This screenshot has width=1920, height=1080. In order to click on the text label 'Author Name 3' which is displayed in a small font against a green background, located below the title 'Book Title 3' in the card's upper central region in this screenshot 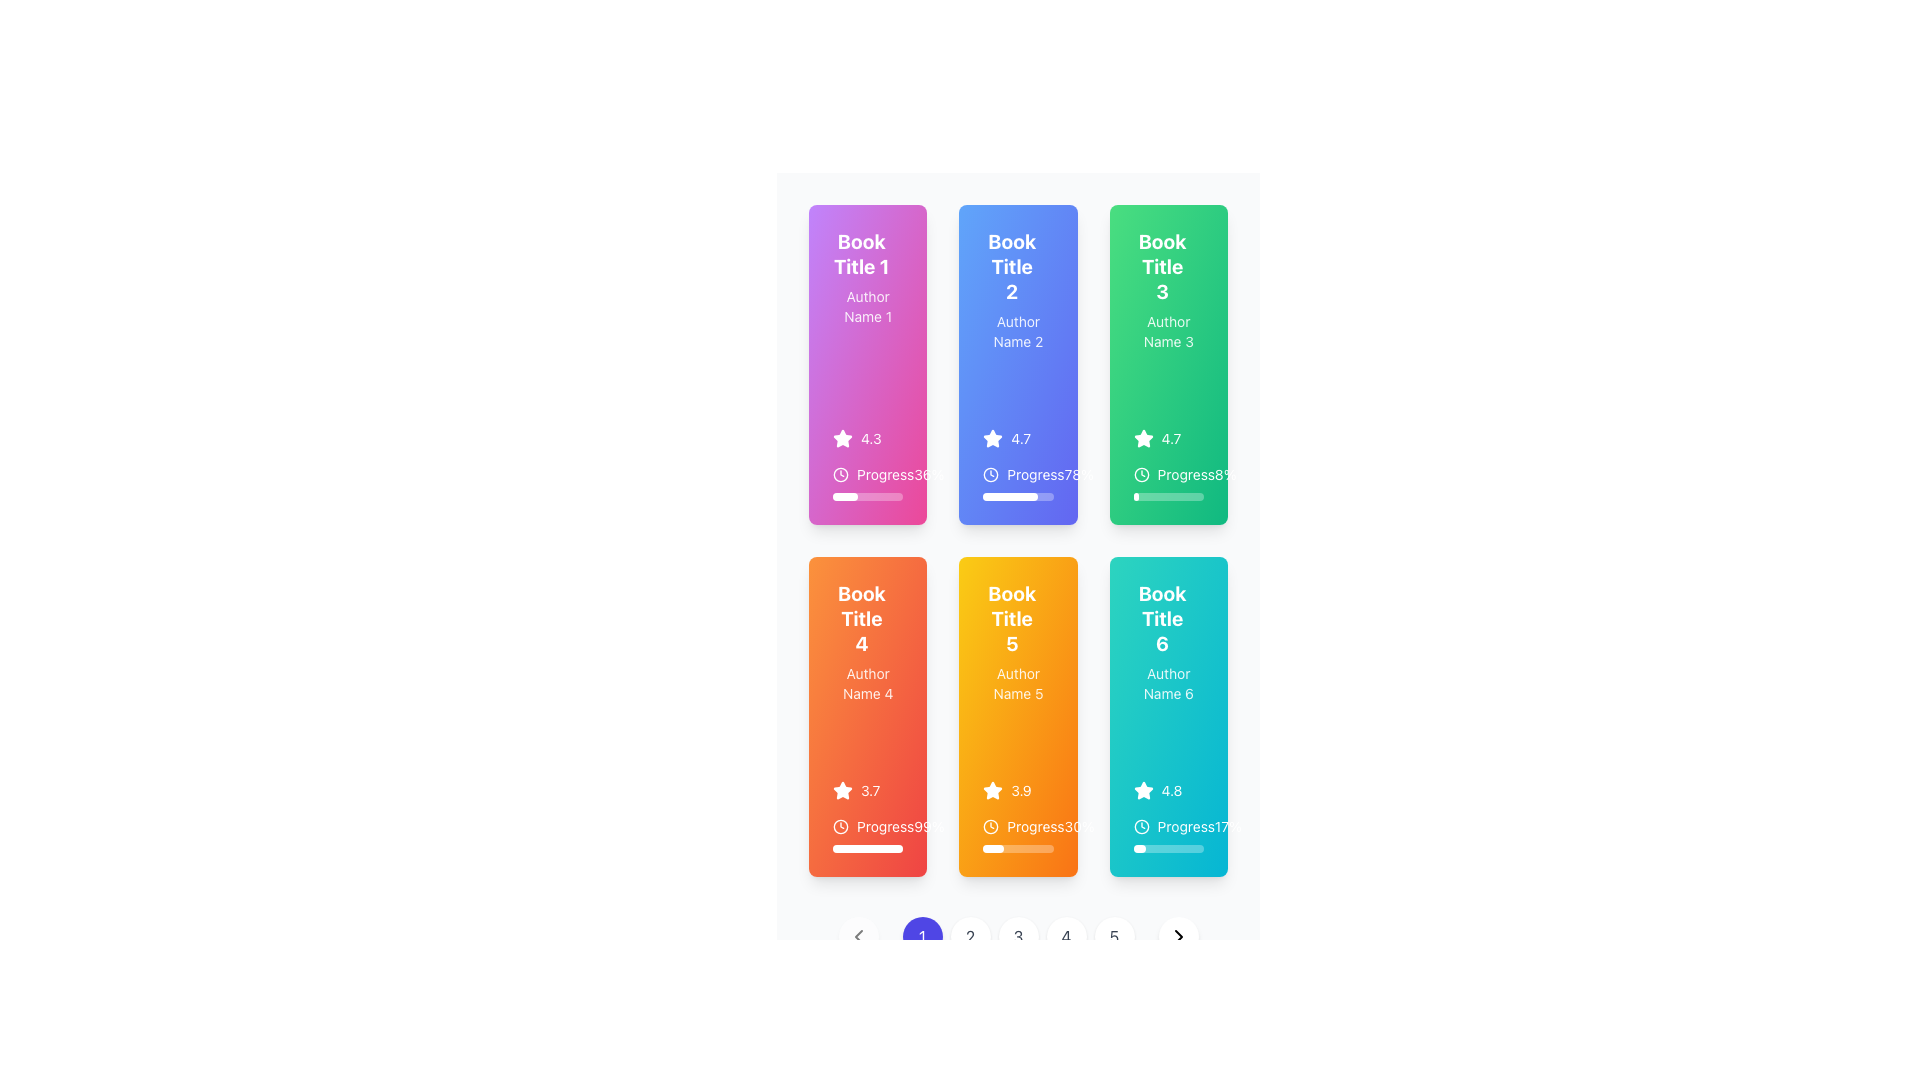, I will do `click(1168, 330)`.